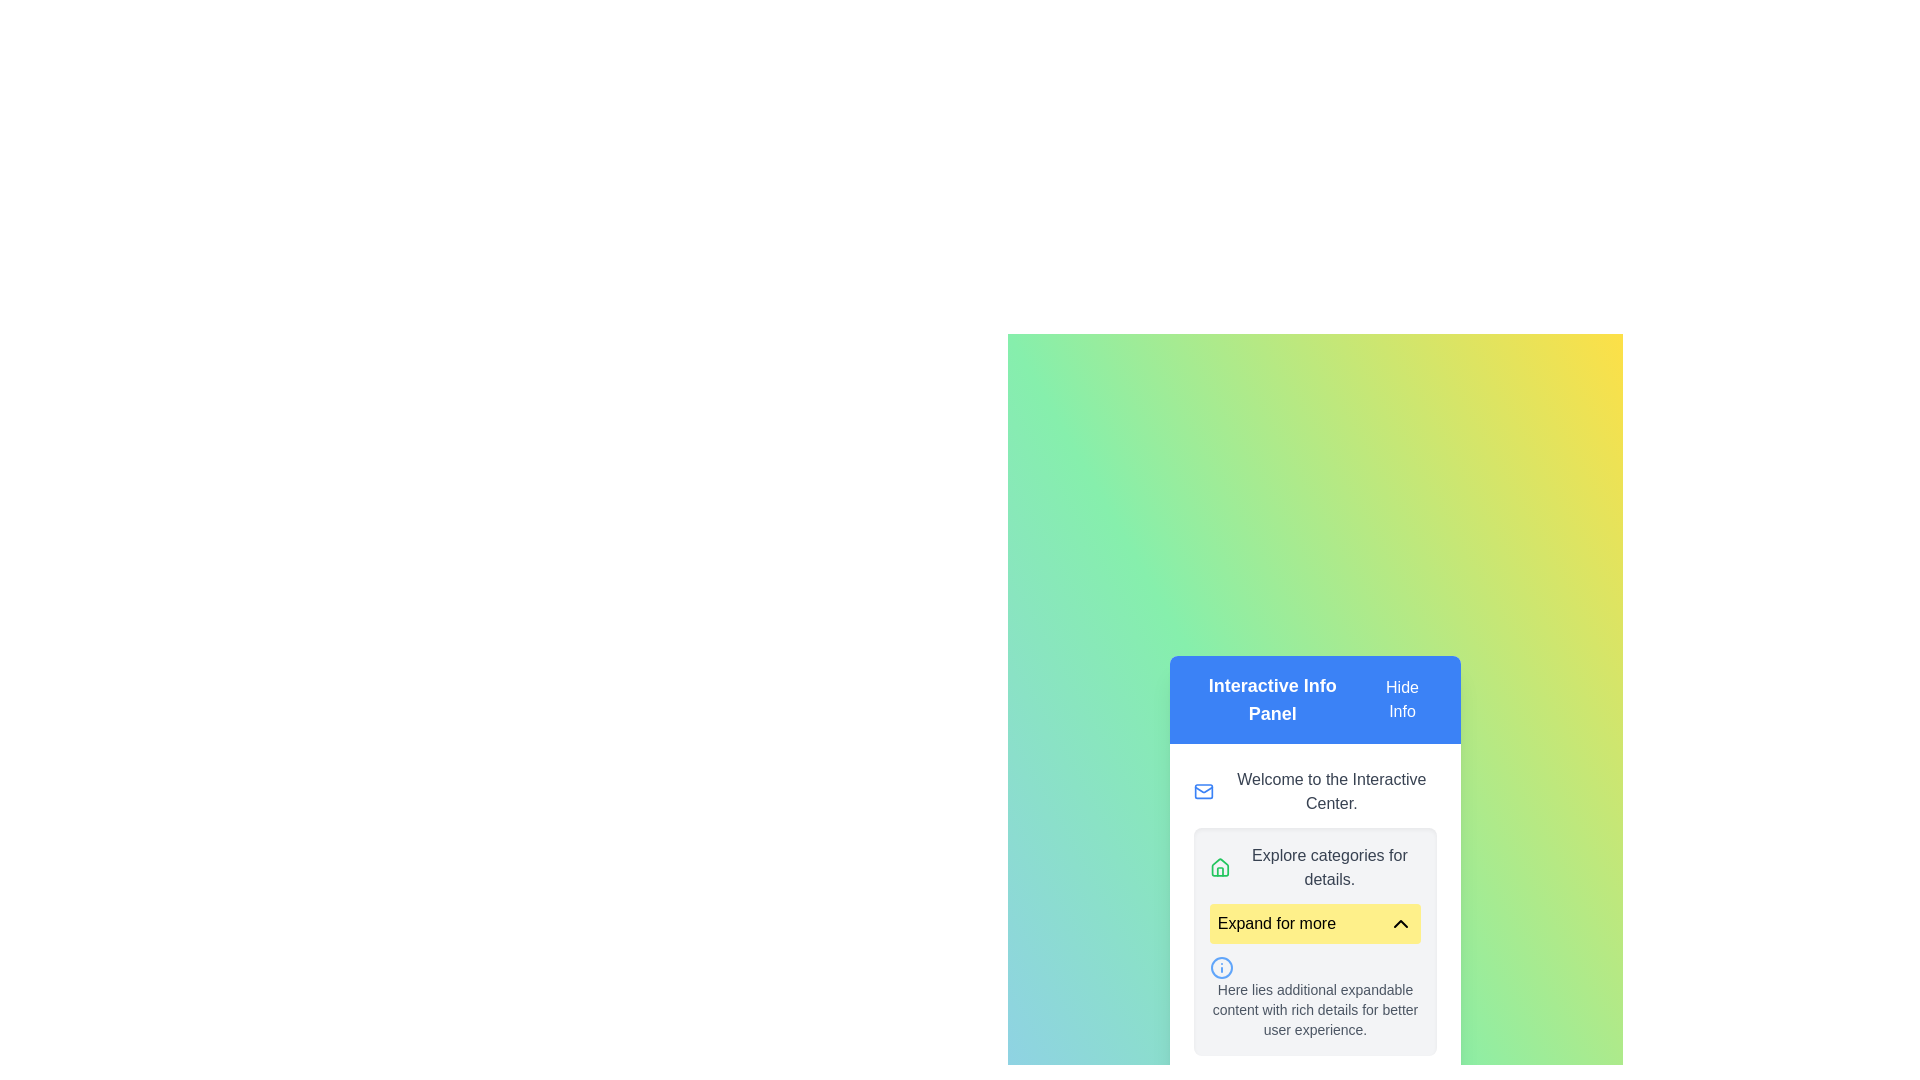 Image resolution: width=1920 pixels, height=1080 pixels. Describe the element at coordinates (1271, 698) in the screenshot. I see `the static Text Label located in the top-left section of the blue header, positioned directly to the left of the 'Hide Info' button` at that location.